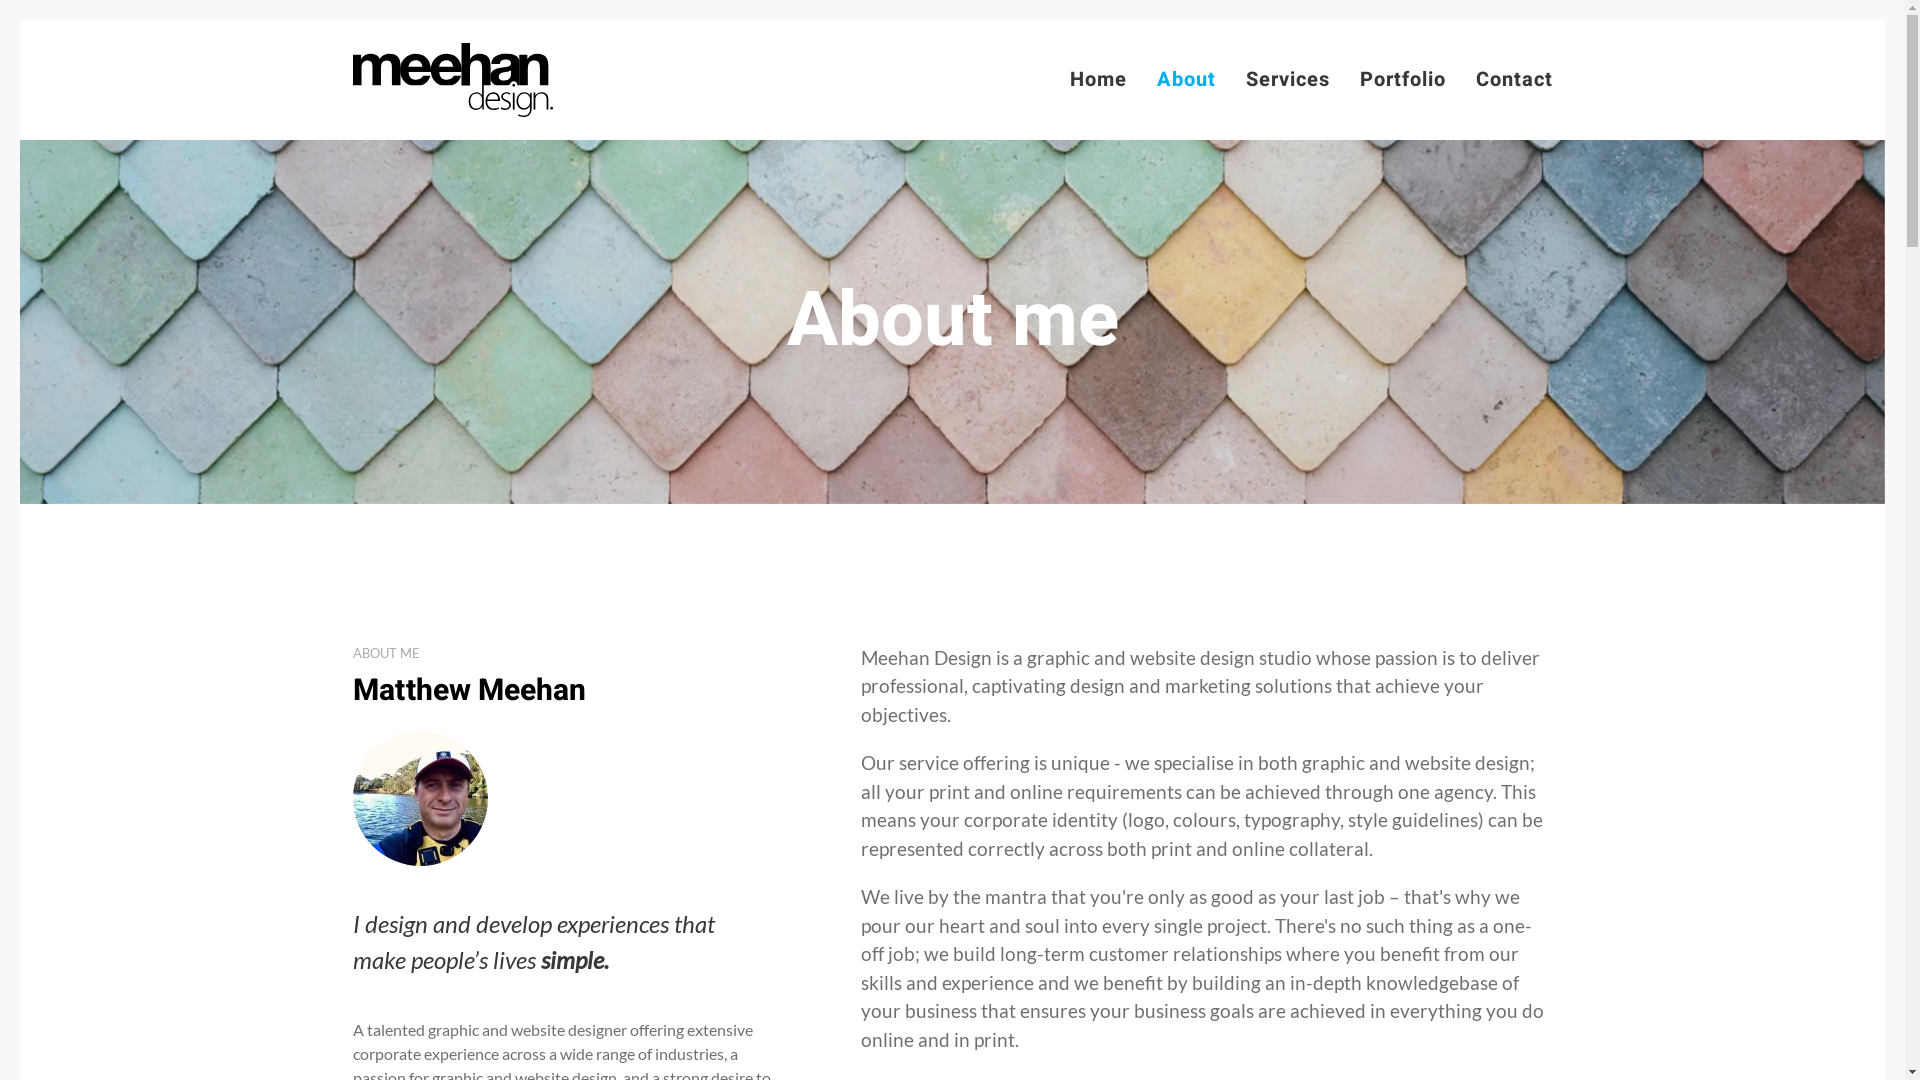 The image size is (1920, 1080). Describe the element at coordinates (1514, 79) in the screenshot. I see `'Contact'` at that location.